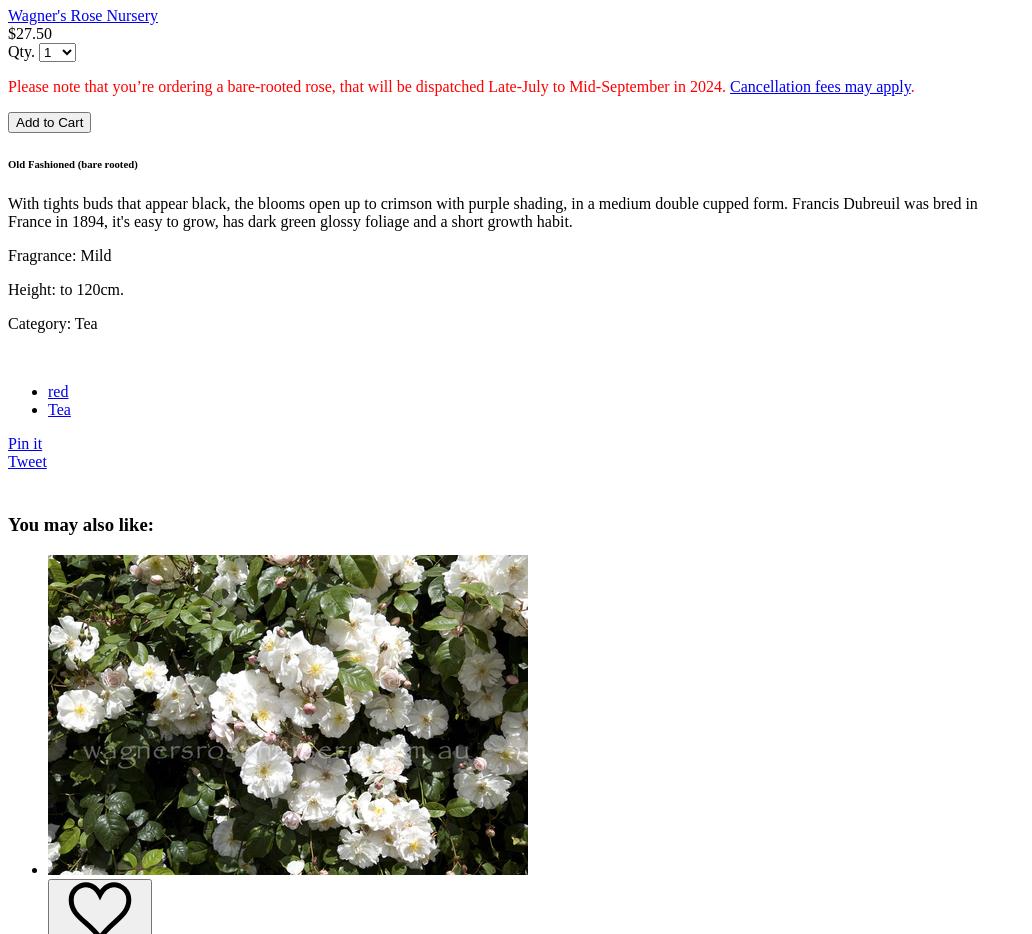  I want to click on 'You may also like:', so click(81, 524).